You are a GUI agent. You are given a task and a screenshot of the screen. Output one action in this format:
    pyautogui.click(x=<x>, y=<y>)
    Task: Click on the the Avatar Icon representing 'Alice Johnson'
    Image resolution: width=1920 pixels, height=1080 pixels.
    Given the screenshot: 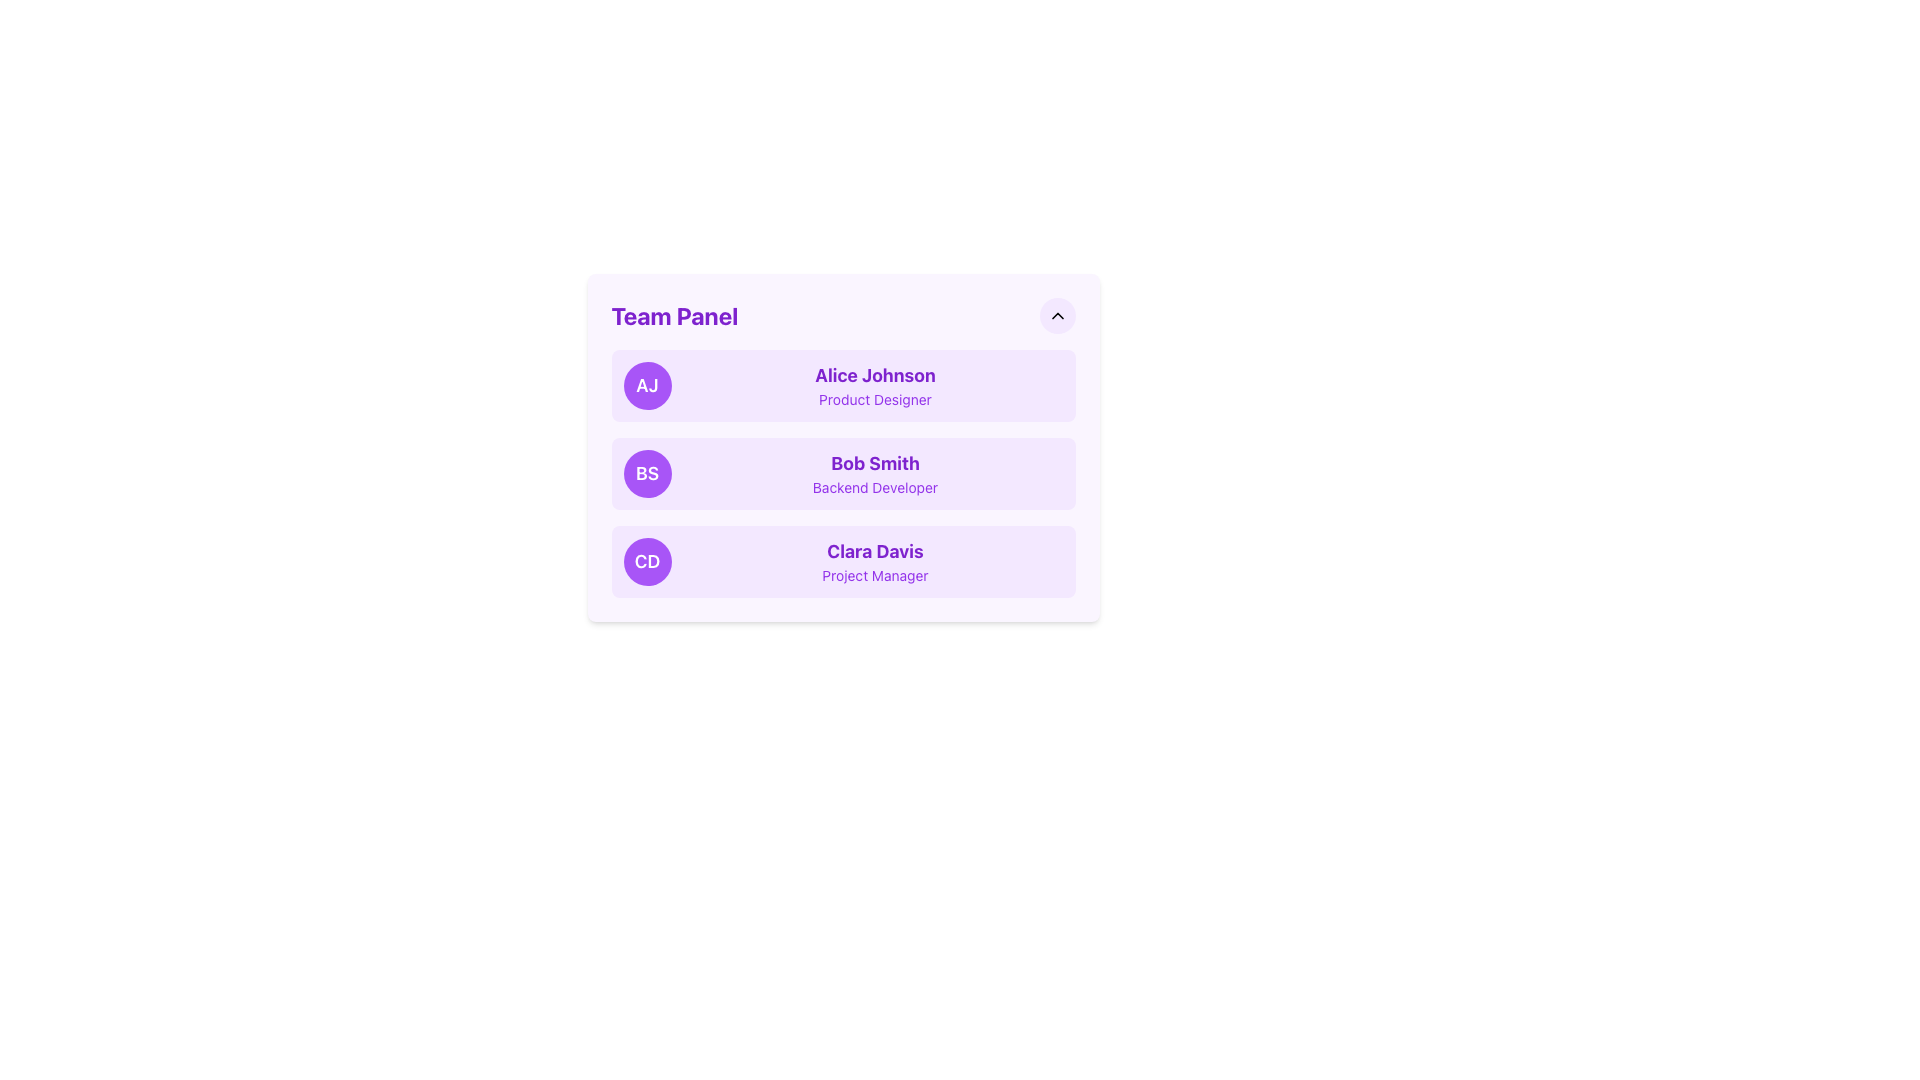 What is the action you would take?
    pyautogui.click(x=647, y=385)
    